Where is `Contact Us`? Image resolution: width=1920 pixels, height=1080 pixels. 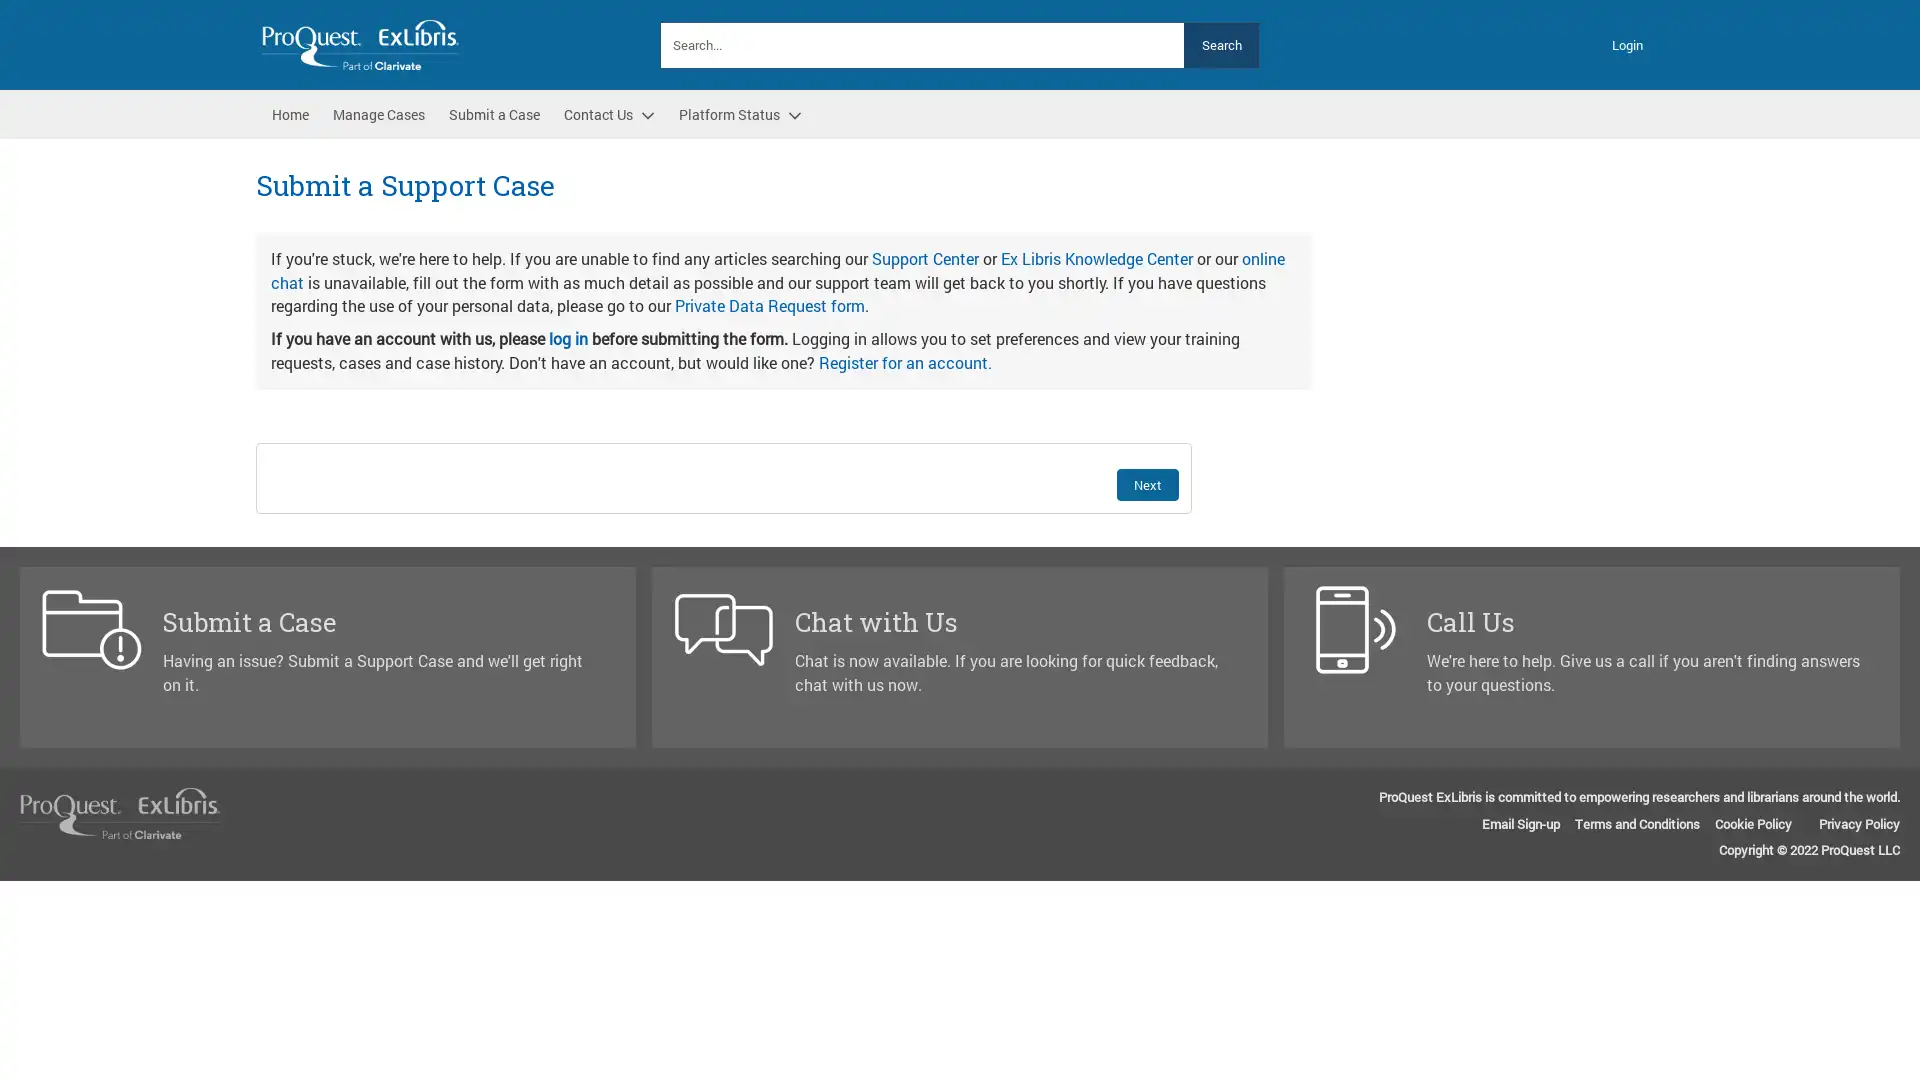
Contact Us is located at coordinates (608, 114).